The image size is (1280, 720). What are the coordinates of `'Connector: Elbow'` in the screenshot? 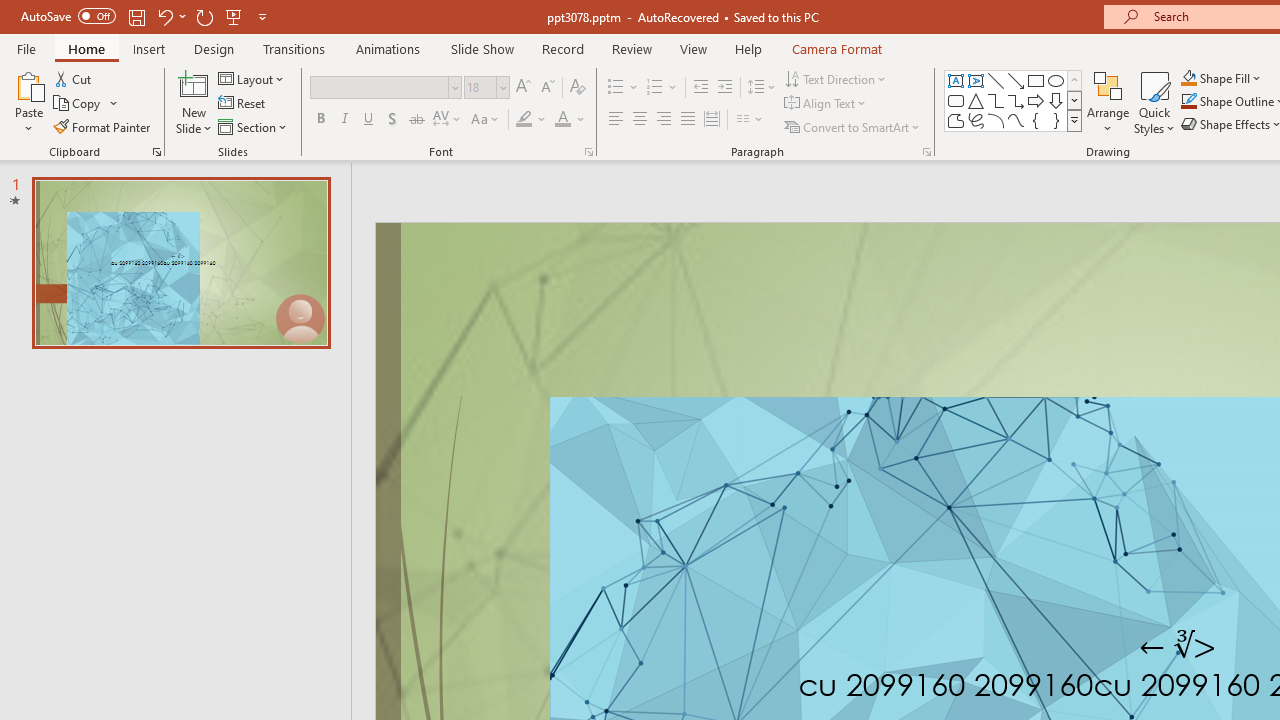 It's located at (995, 100).